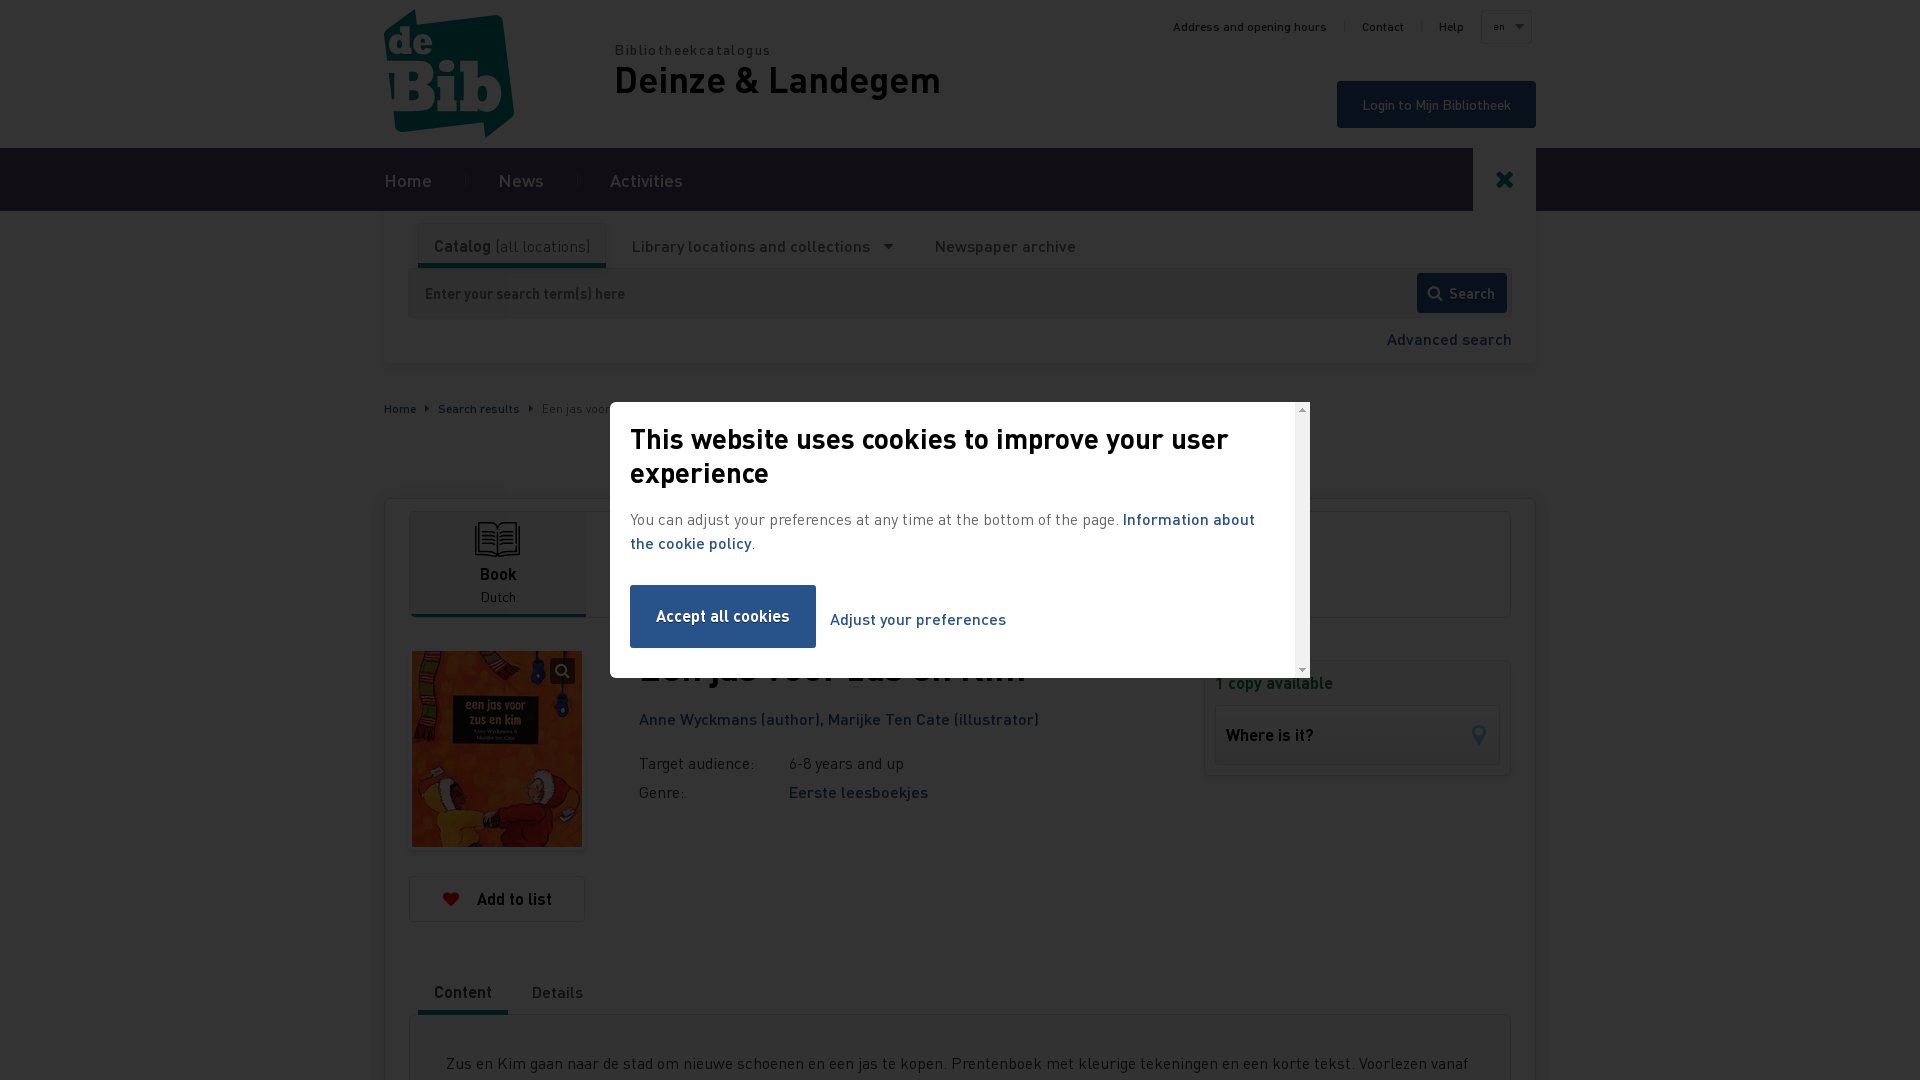 The width and height of the screenshot is (1920, 1080). I want to click on 'Marijke Ten Cate (illustrator)', so click(932, 717).